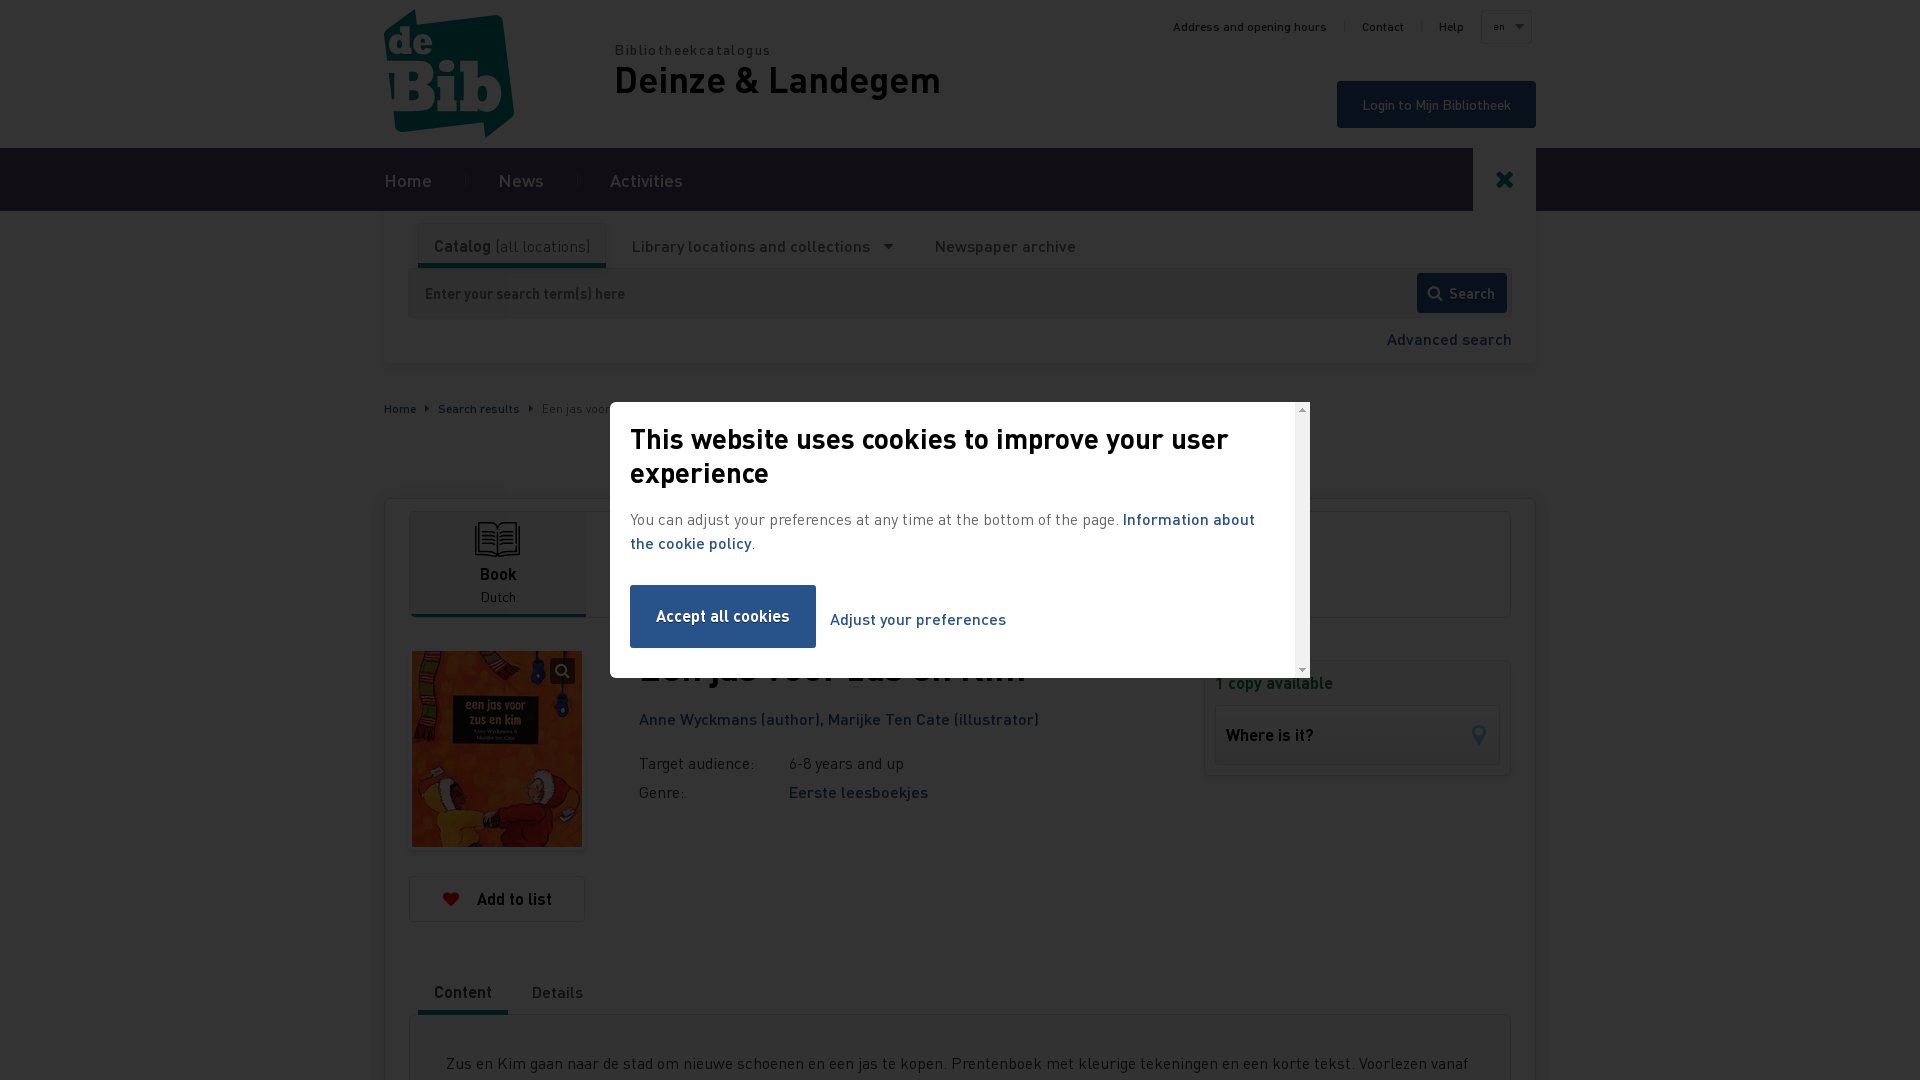 The width and height of the screenshot is (1920, 1080). I want to click on 'Marijke Ten Cate (illustrator)', so click(932, 717).